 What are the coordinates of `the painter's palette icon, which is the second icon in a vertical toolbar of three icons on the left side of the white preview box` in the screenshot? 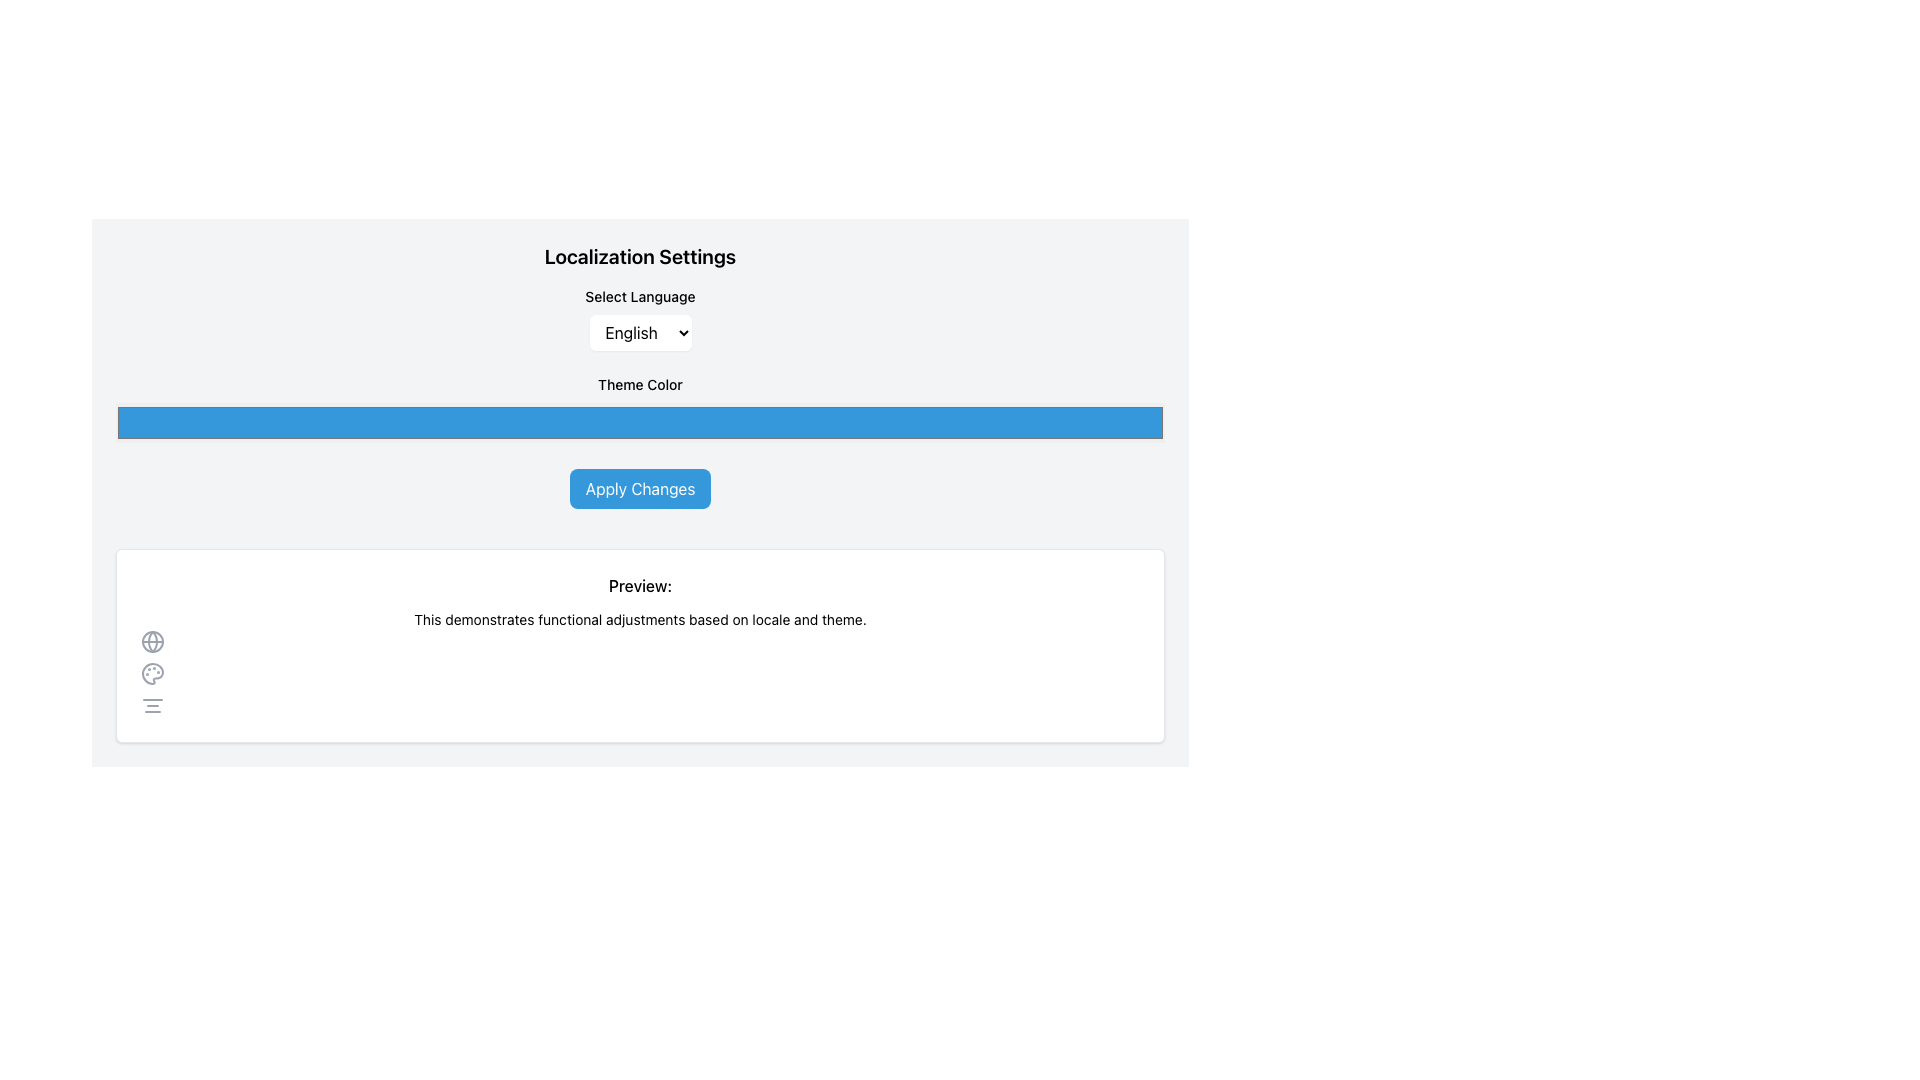 It's located at (152, 674).